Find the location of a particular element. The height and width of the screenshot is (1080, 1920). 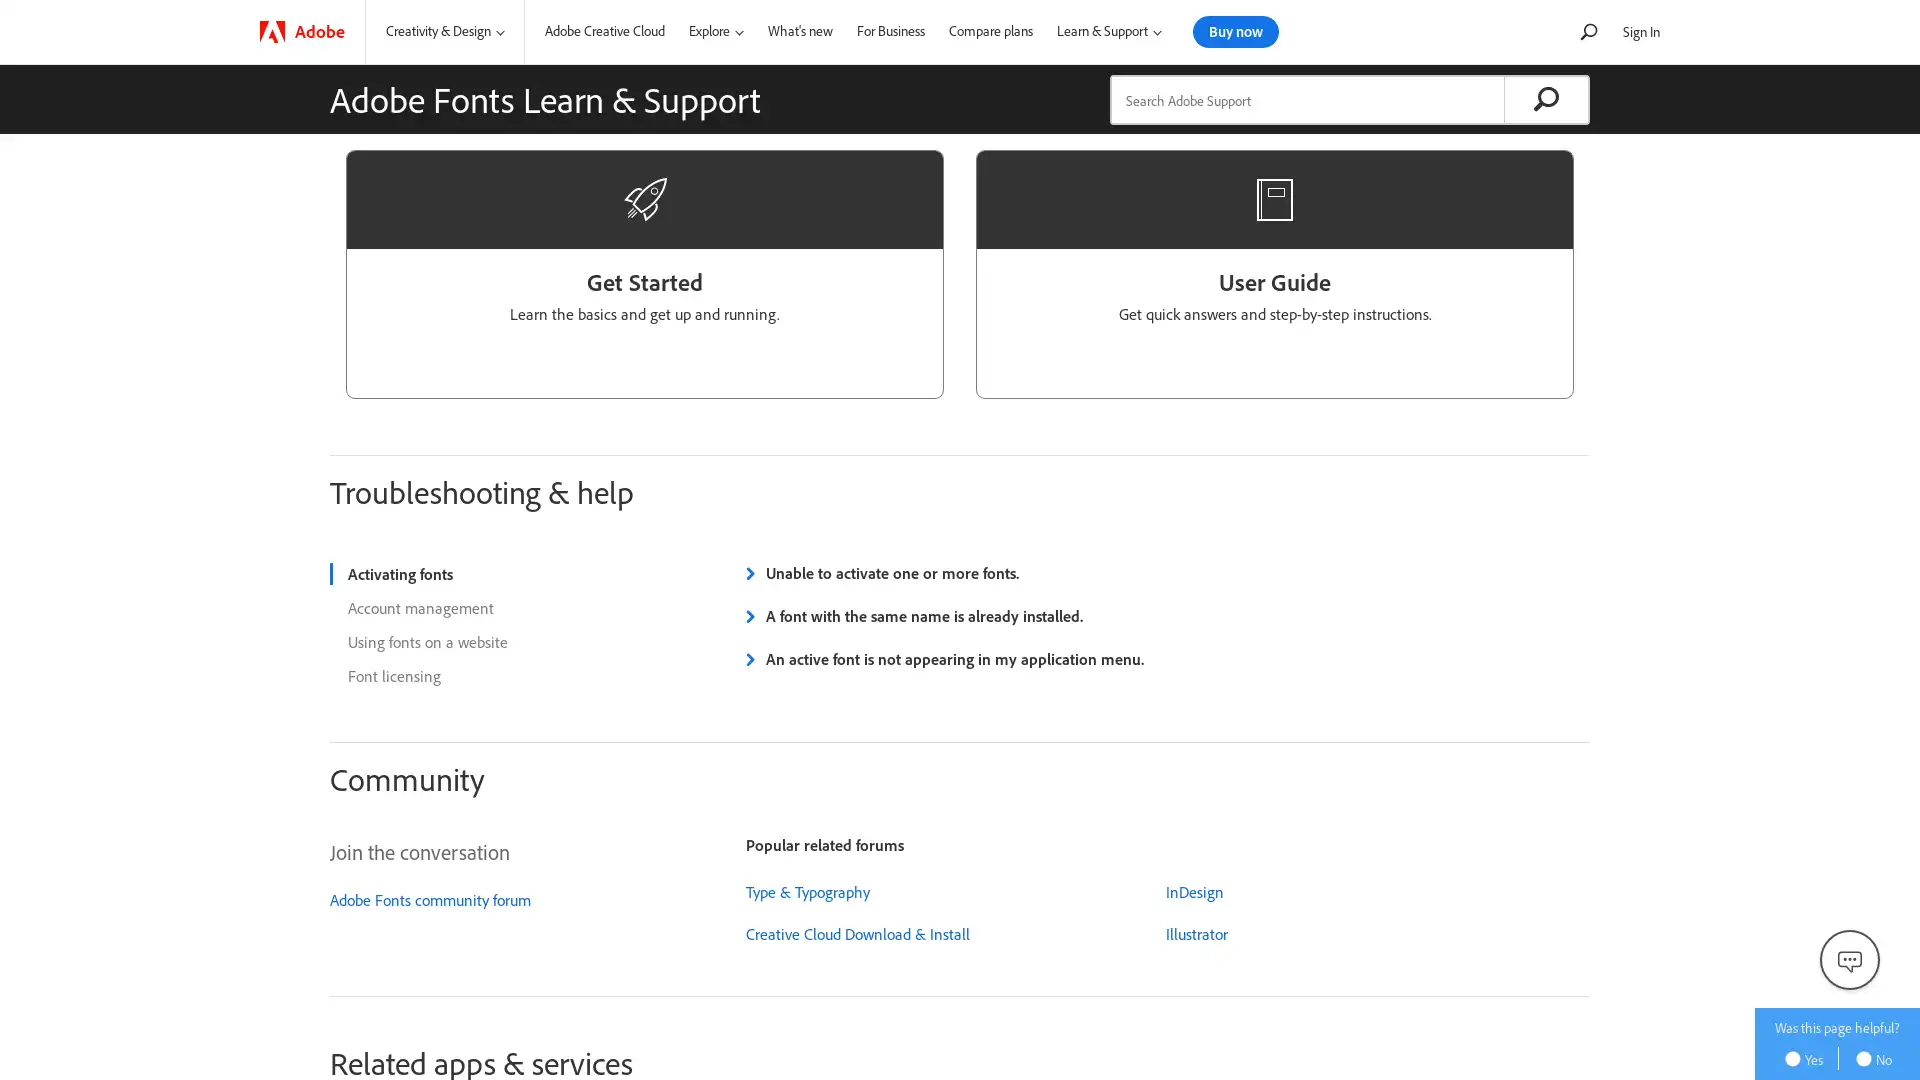

Font licensing is located at coordinates (499, 675).